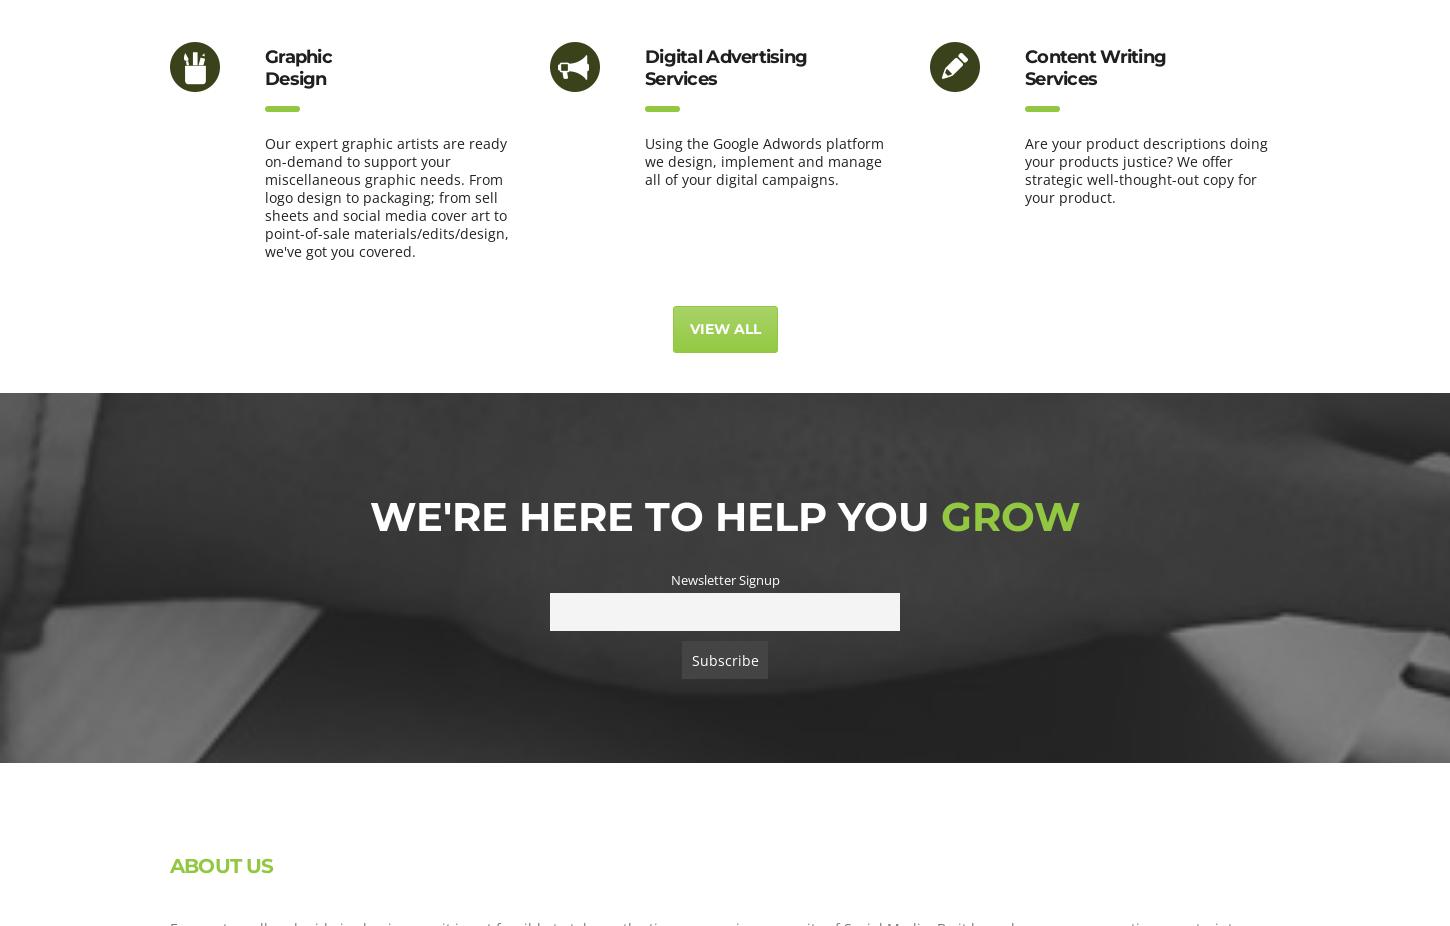 The width and height of the screenshot is (1450, 926). What do you see at coordinates (726, 56) in the screenshot?
I see `'Digital Advertising'` at bounding box center [726, 56].